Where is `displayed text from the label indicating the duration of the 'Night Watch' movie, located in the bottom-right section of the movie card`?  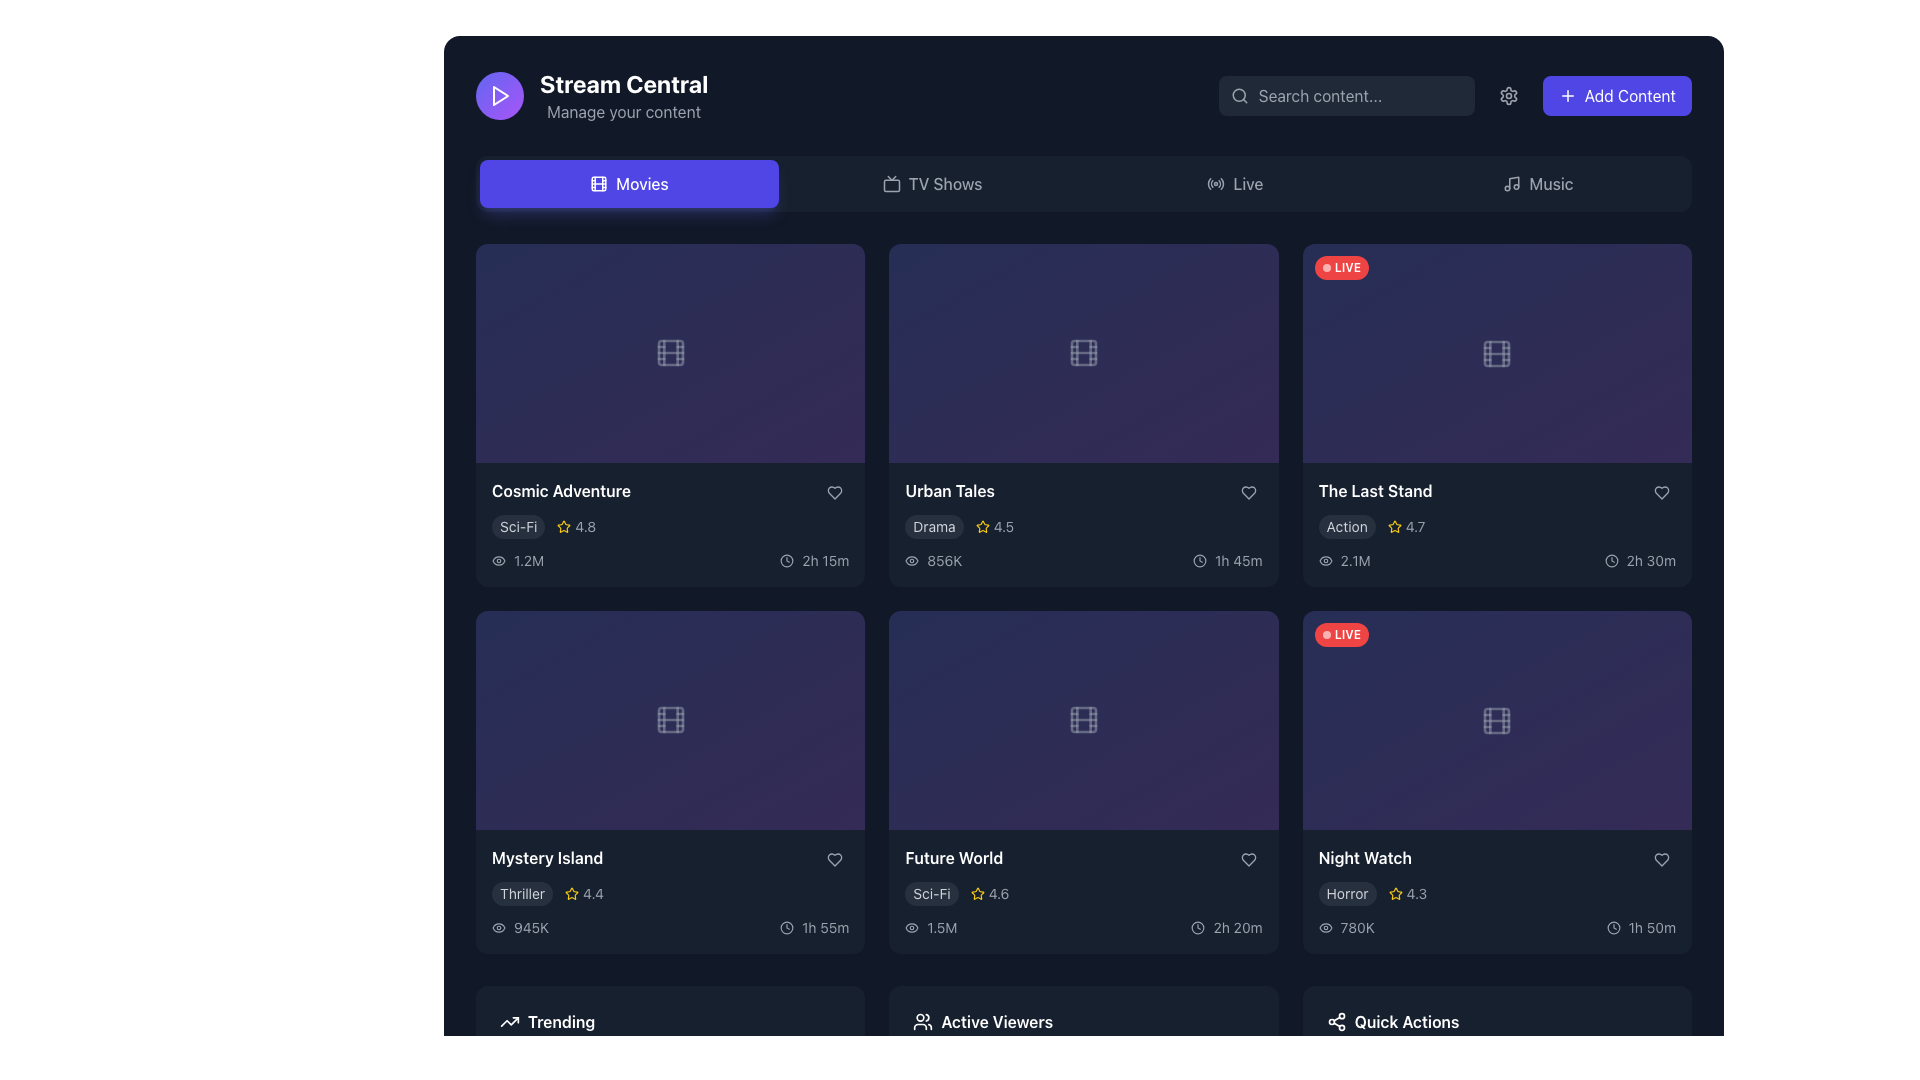
displayed text from the label indicating the duration of the 'Night Watch' movie, located in the bottom-right section of the movie card is located at coordinates (1641, 928).